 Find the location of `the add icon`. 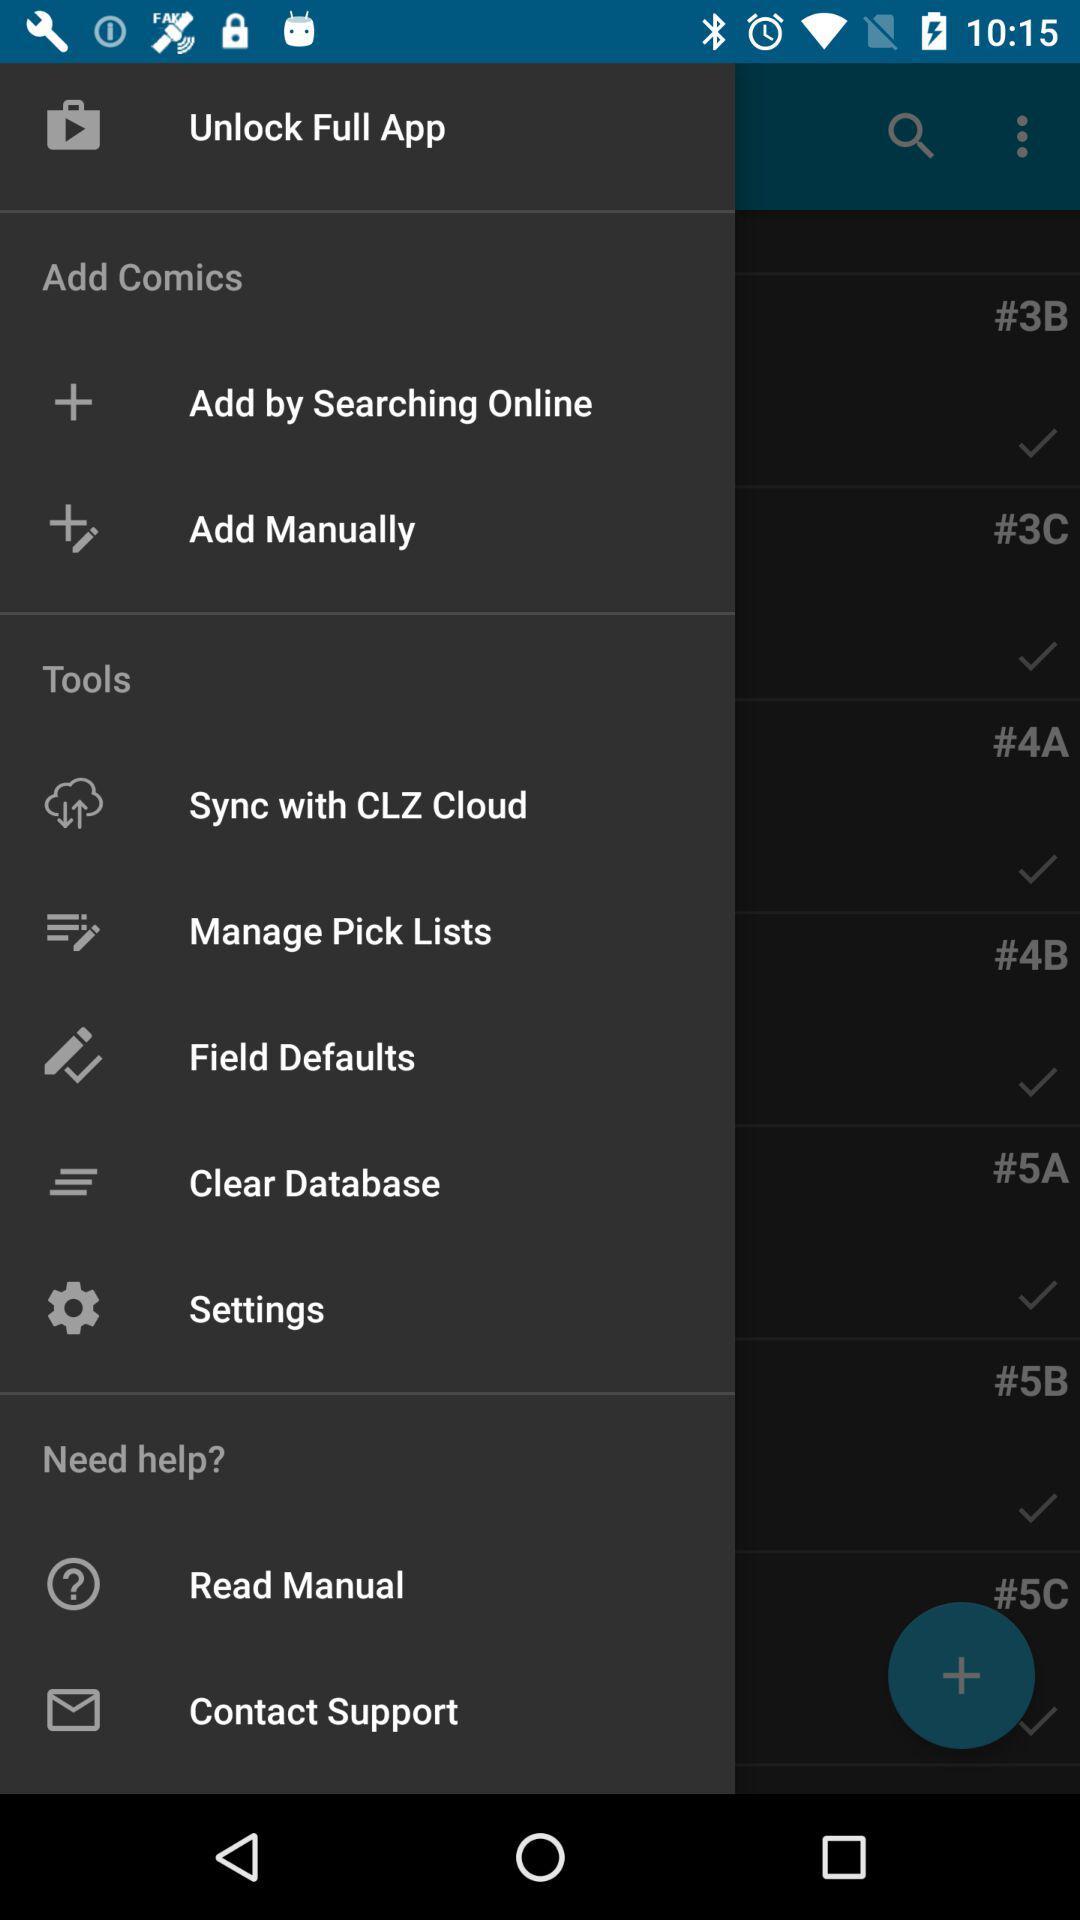

the add icon is located at coordinates (960, 1675).